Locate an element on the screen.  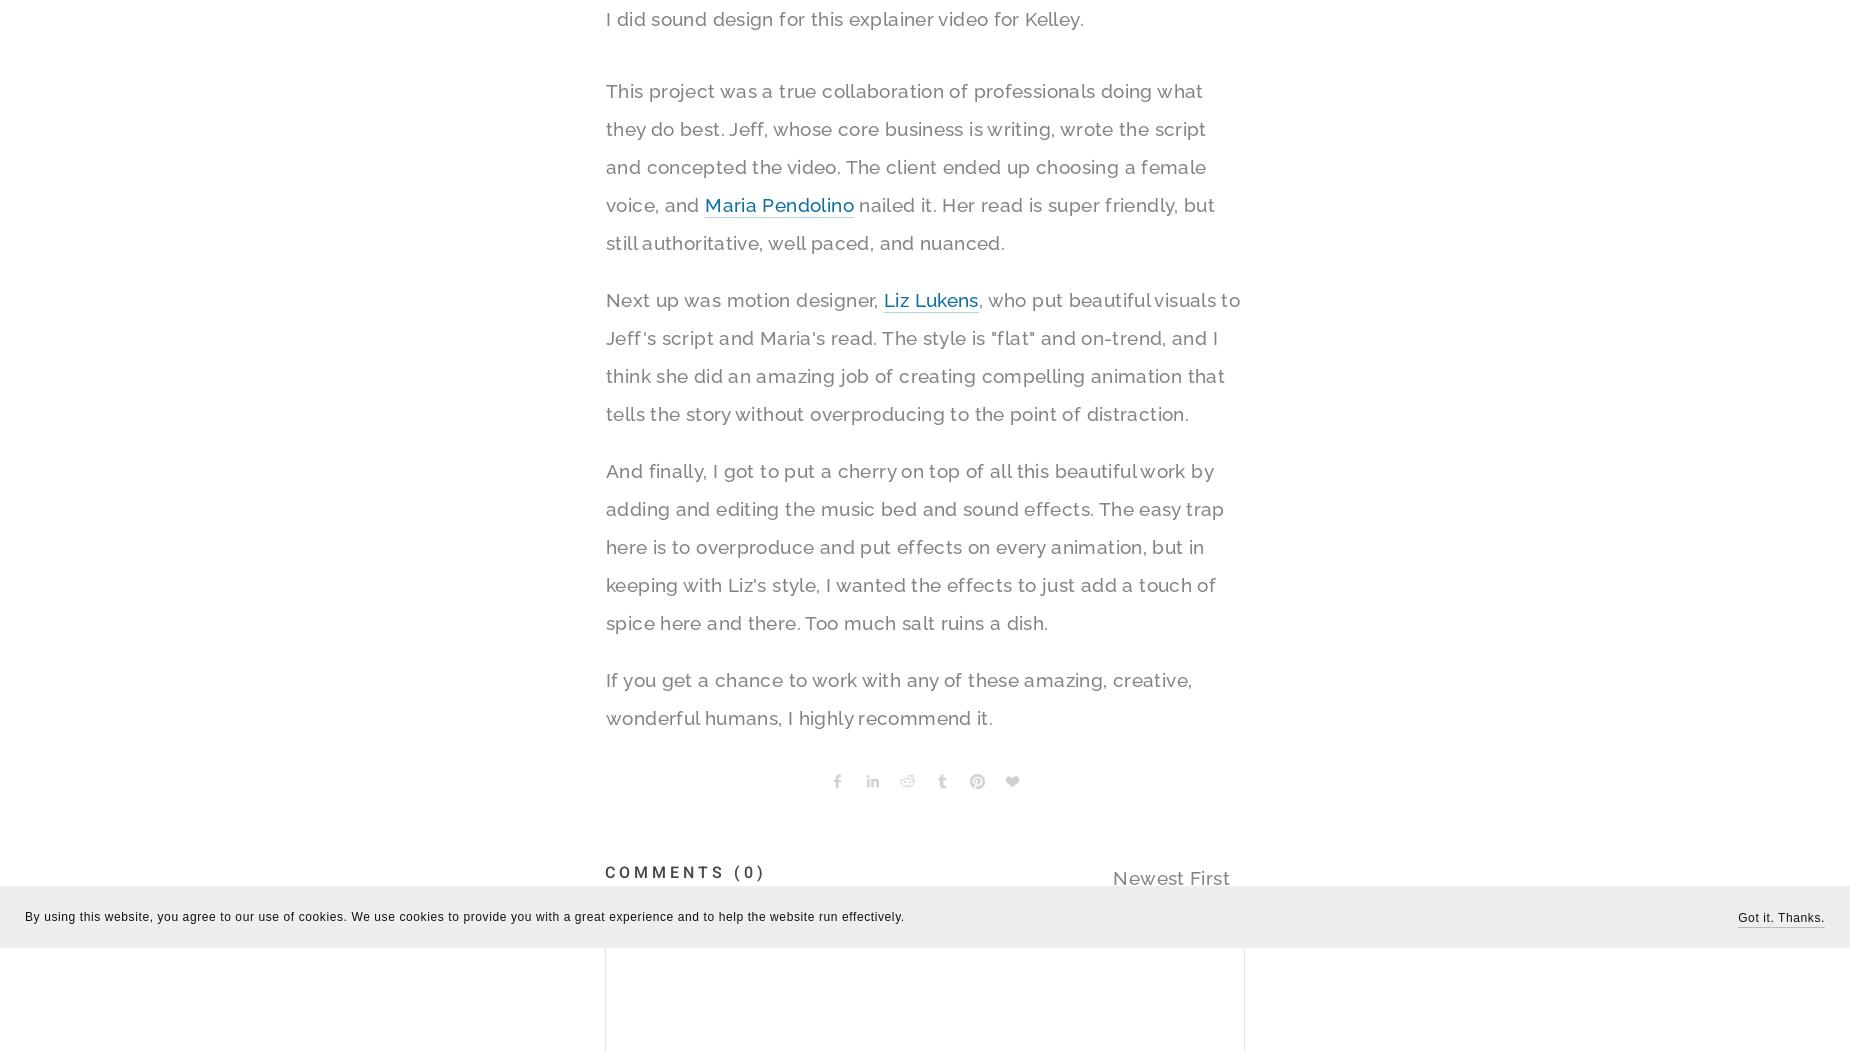
', who put beautiful visuals to Jeff's script and Maria's read. The style is "flat" and on-trend, and I think she did an amazing job of creating compelling animation that tells the story without overproducing to the point of distraction.' is located at coordinates (922, 357).